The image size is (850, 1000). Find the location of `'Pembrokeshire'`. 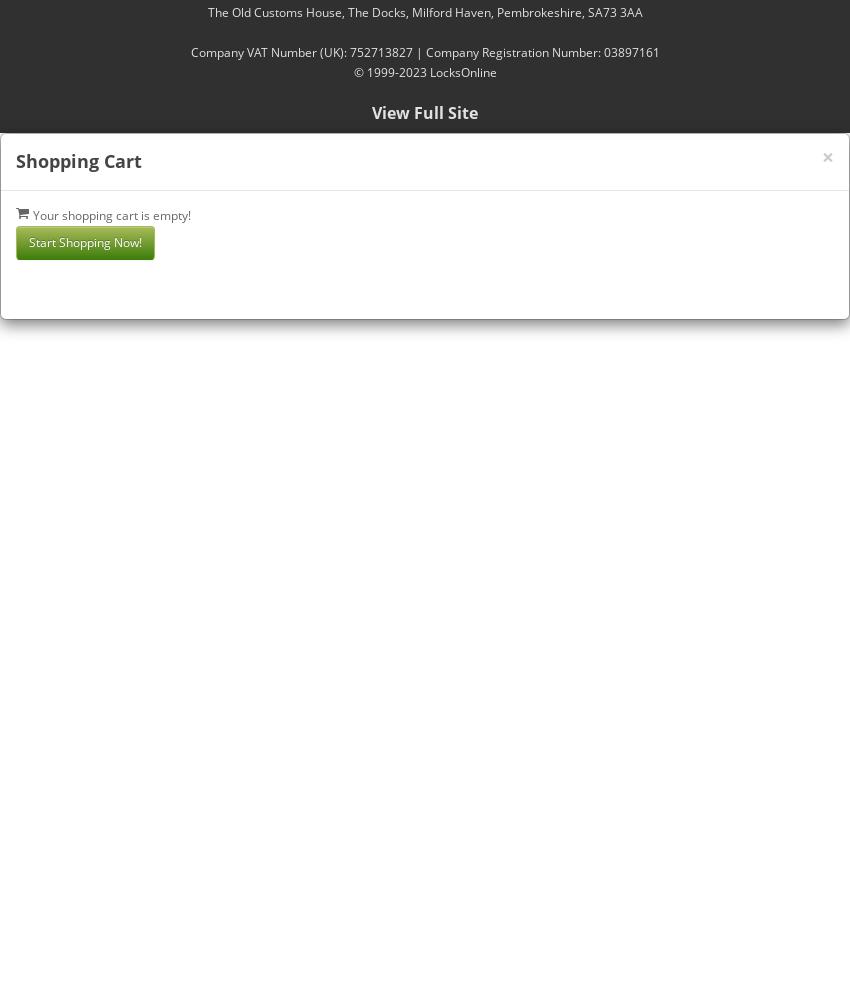

'Pembrokeshire' is located at coordinates (537, 12).